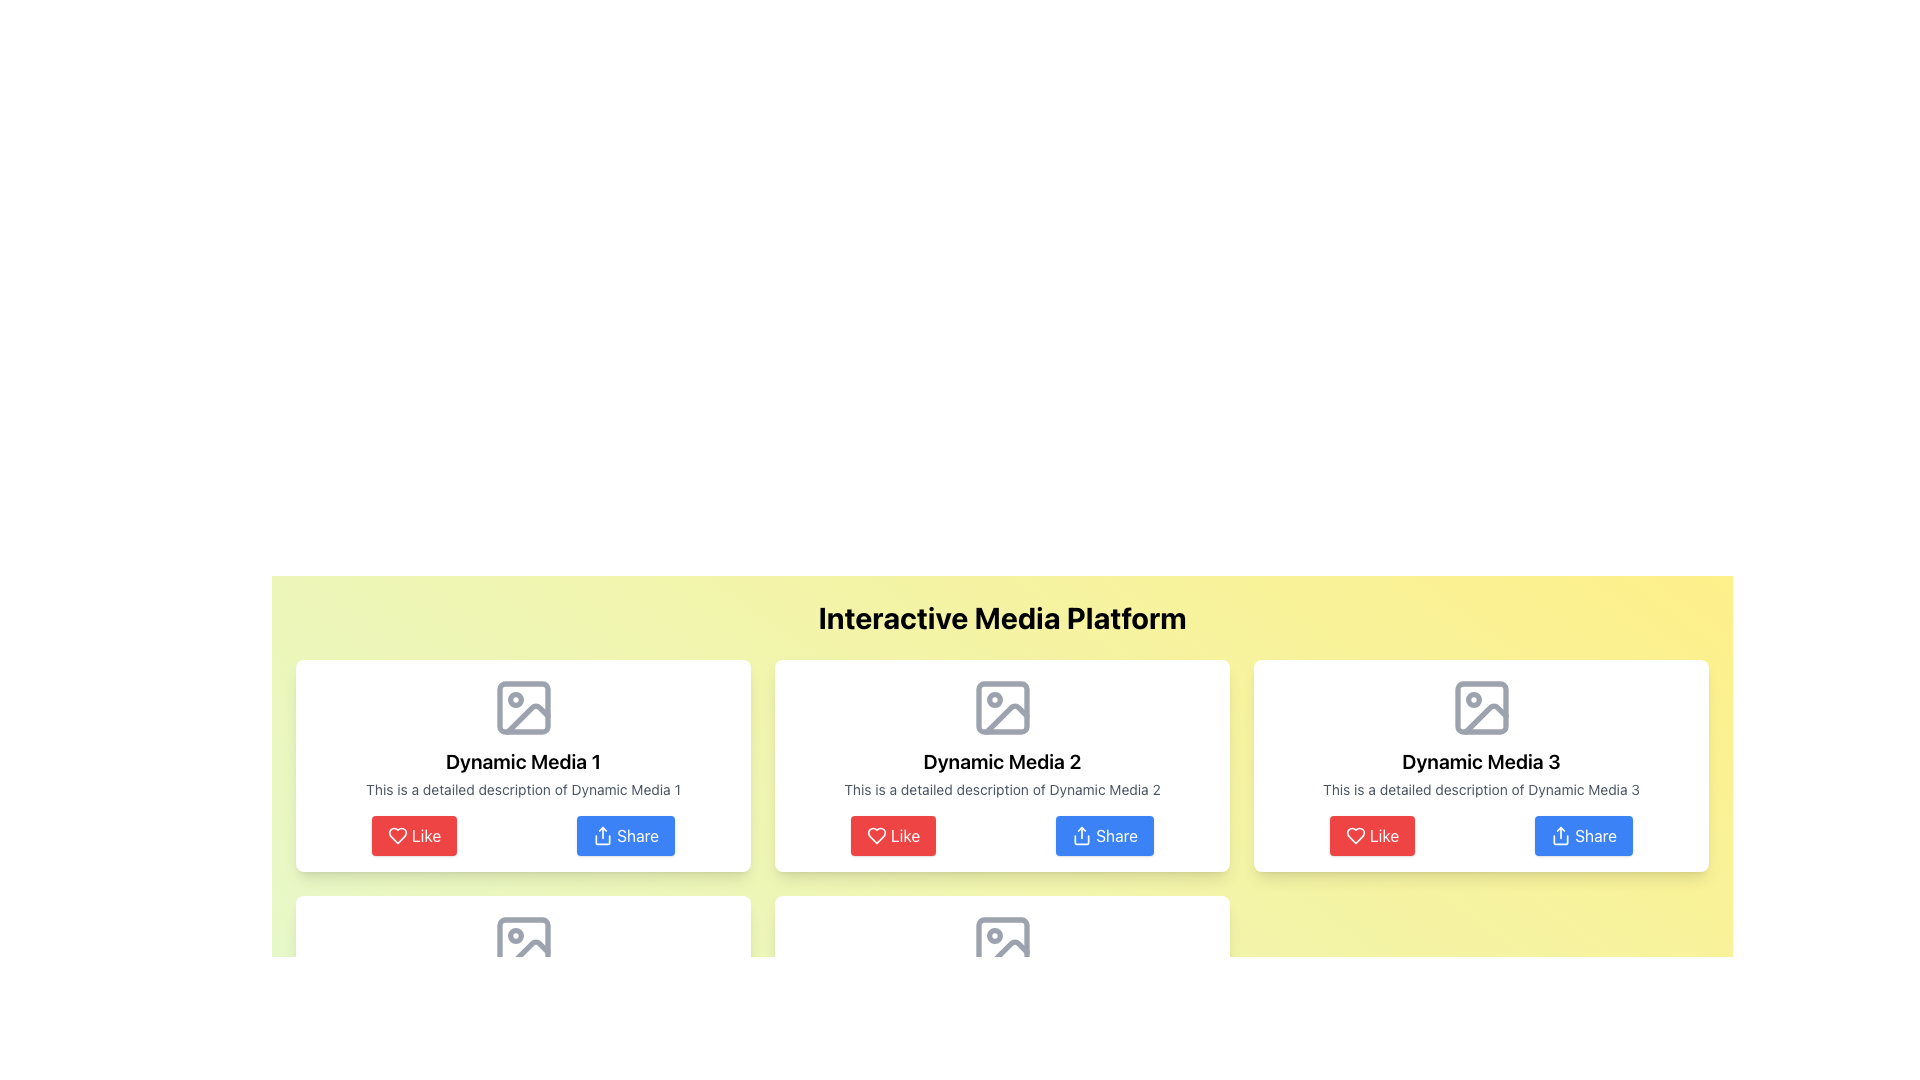 This screenshot has width=1920, height=1080. Describe the element at coordinates (1473, 698) in the screenshot. I see `the small, grayish circular shape within the SVG graphic that is part of the media icon above the 'Dynamic Media 3' label in the third column of media cards` at that location.